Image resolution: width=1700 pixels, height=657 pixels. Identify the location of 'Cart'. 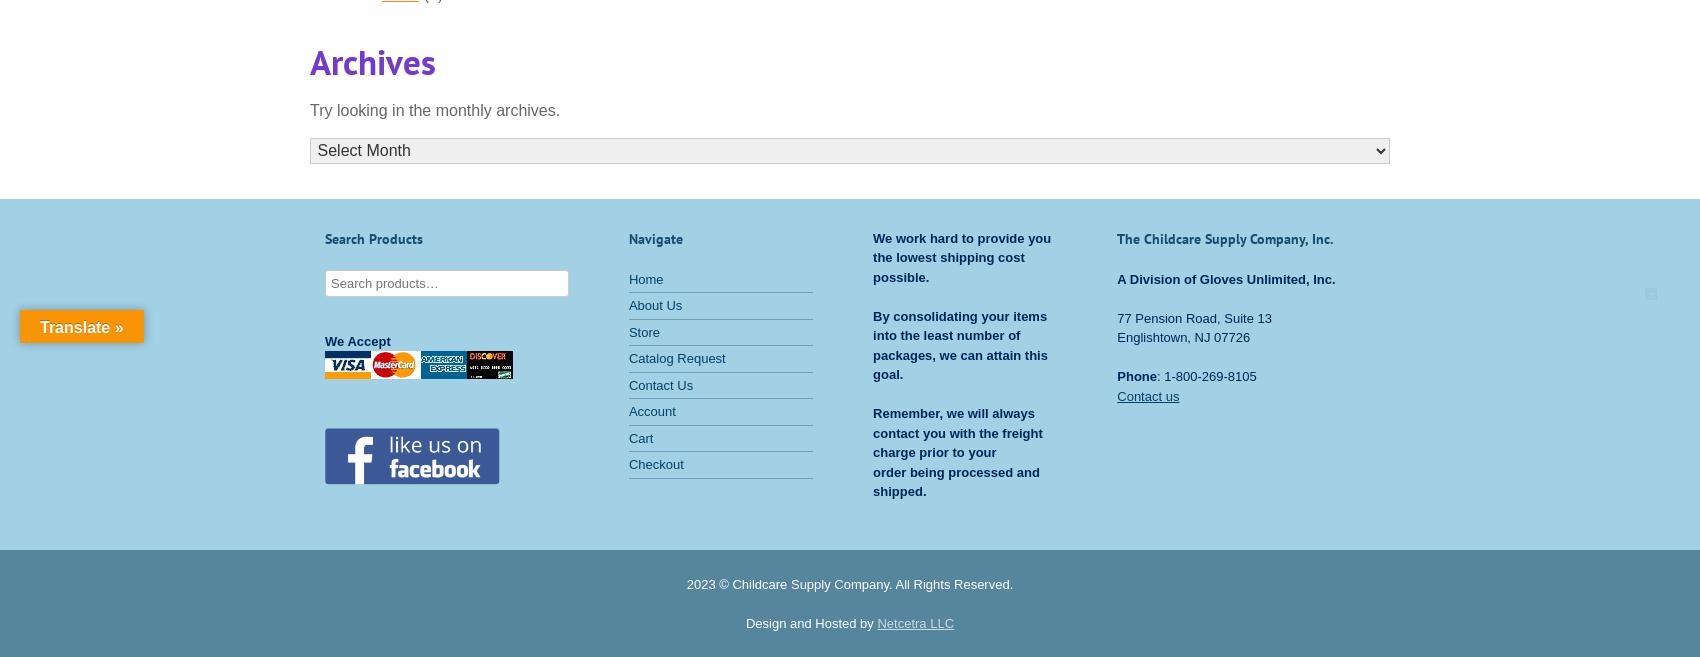
(640, 437).